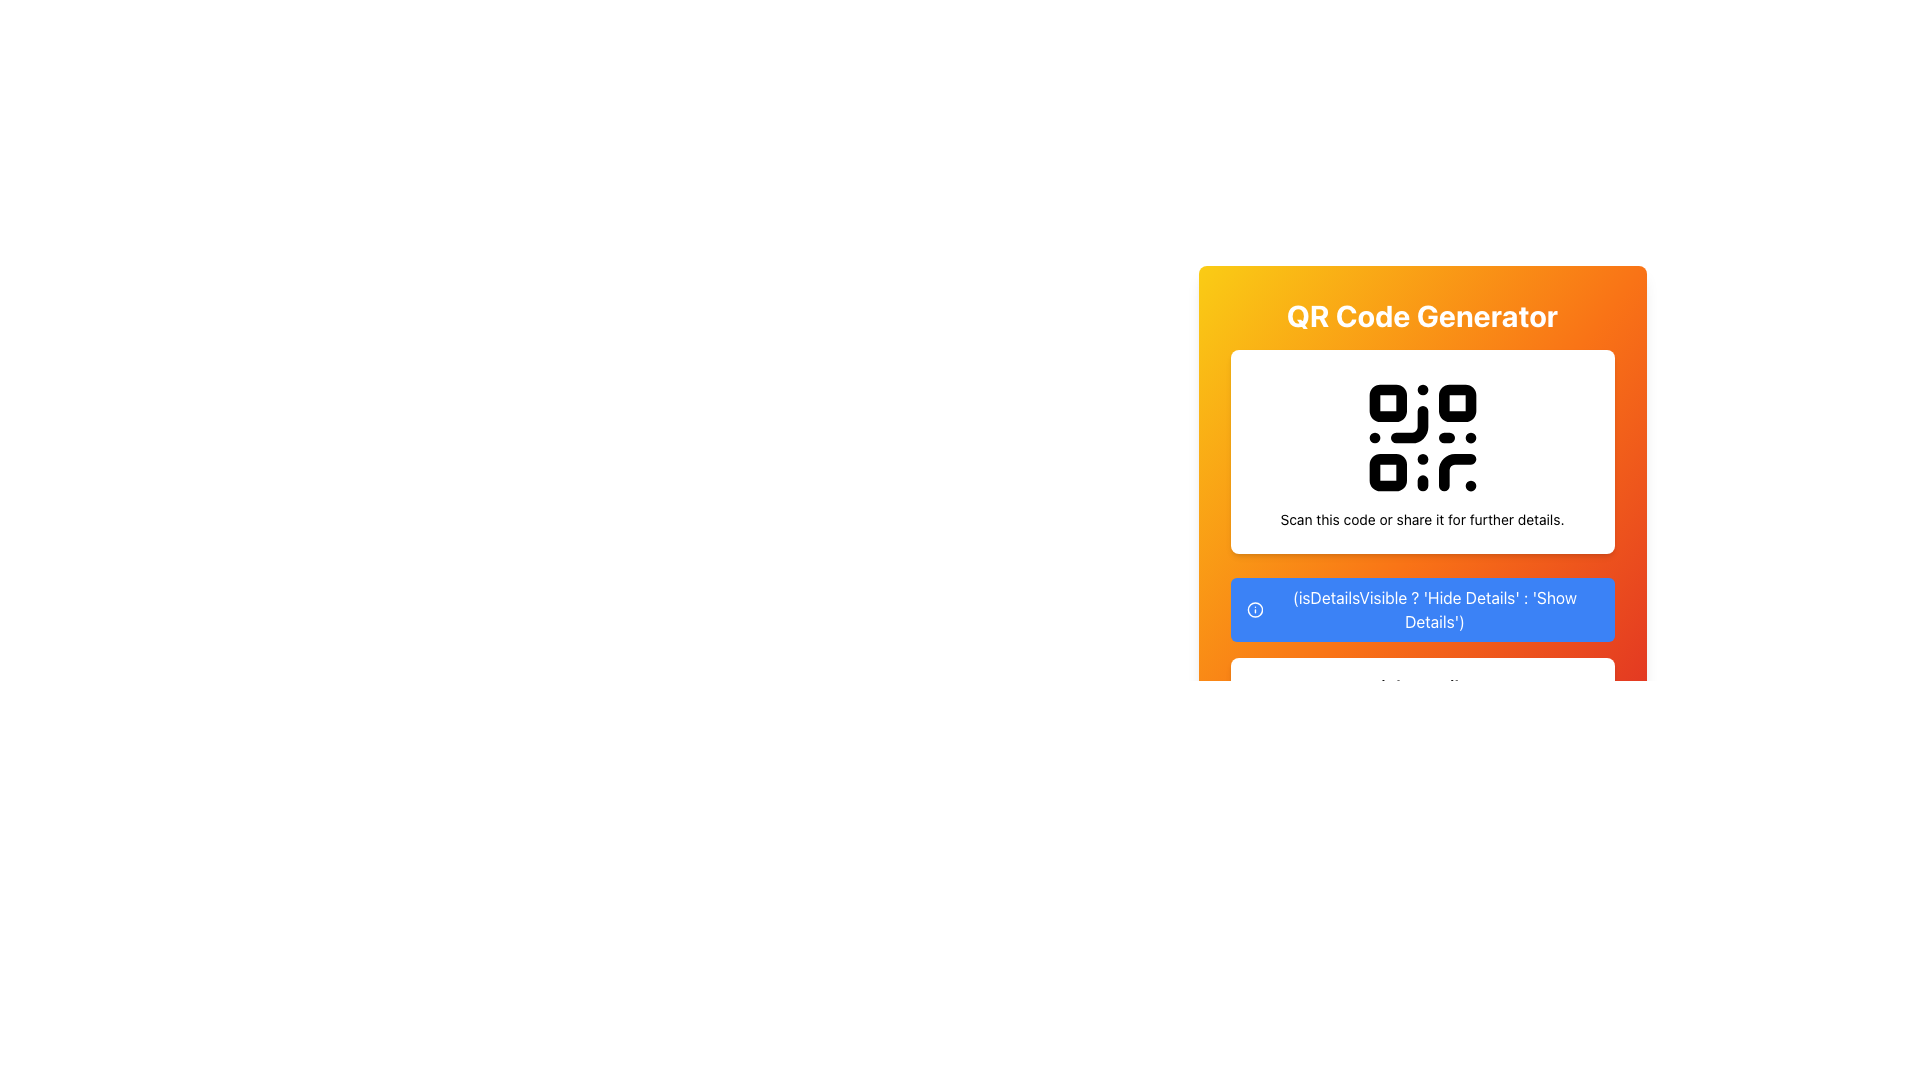 This screenshot has width=1920, height=1080. What do you see at coordinates (1421, 608) in the screenshot?
I see `the blue rectangular button with rounded corners that toggles visibility of details, displaying either 'Hide Details' or 'Show Details'` at bounding box center [1421, 608].